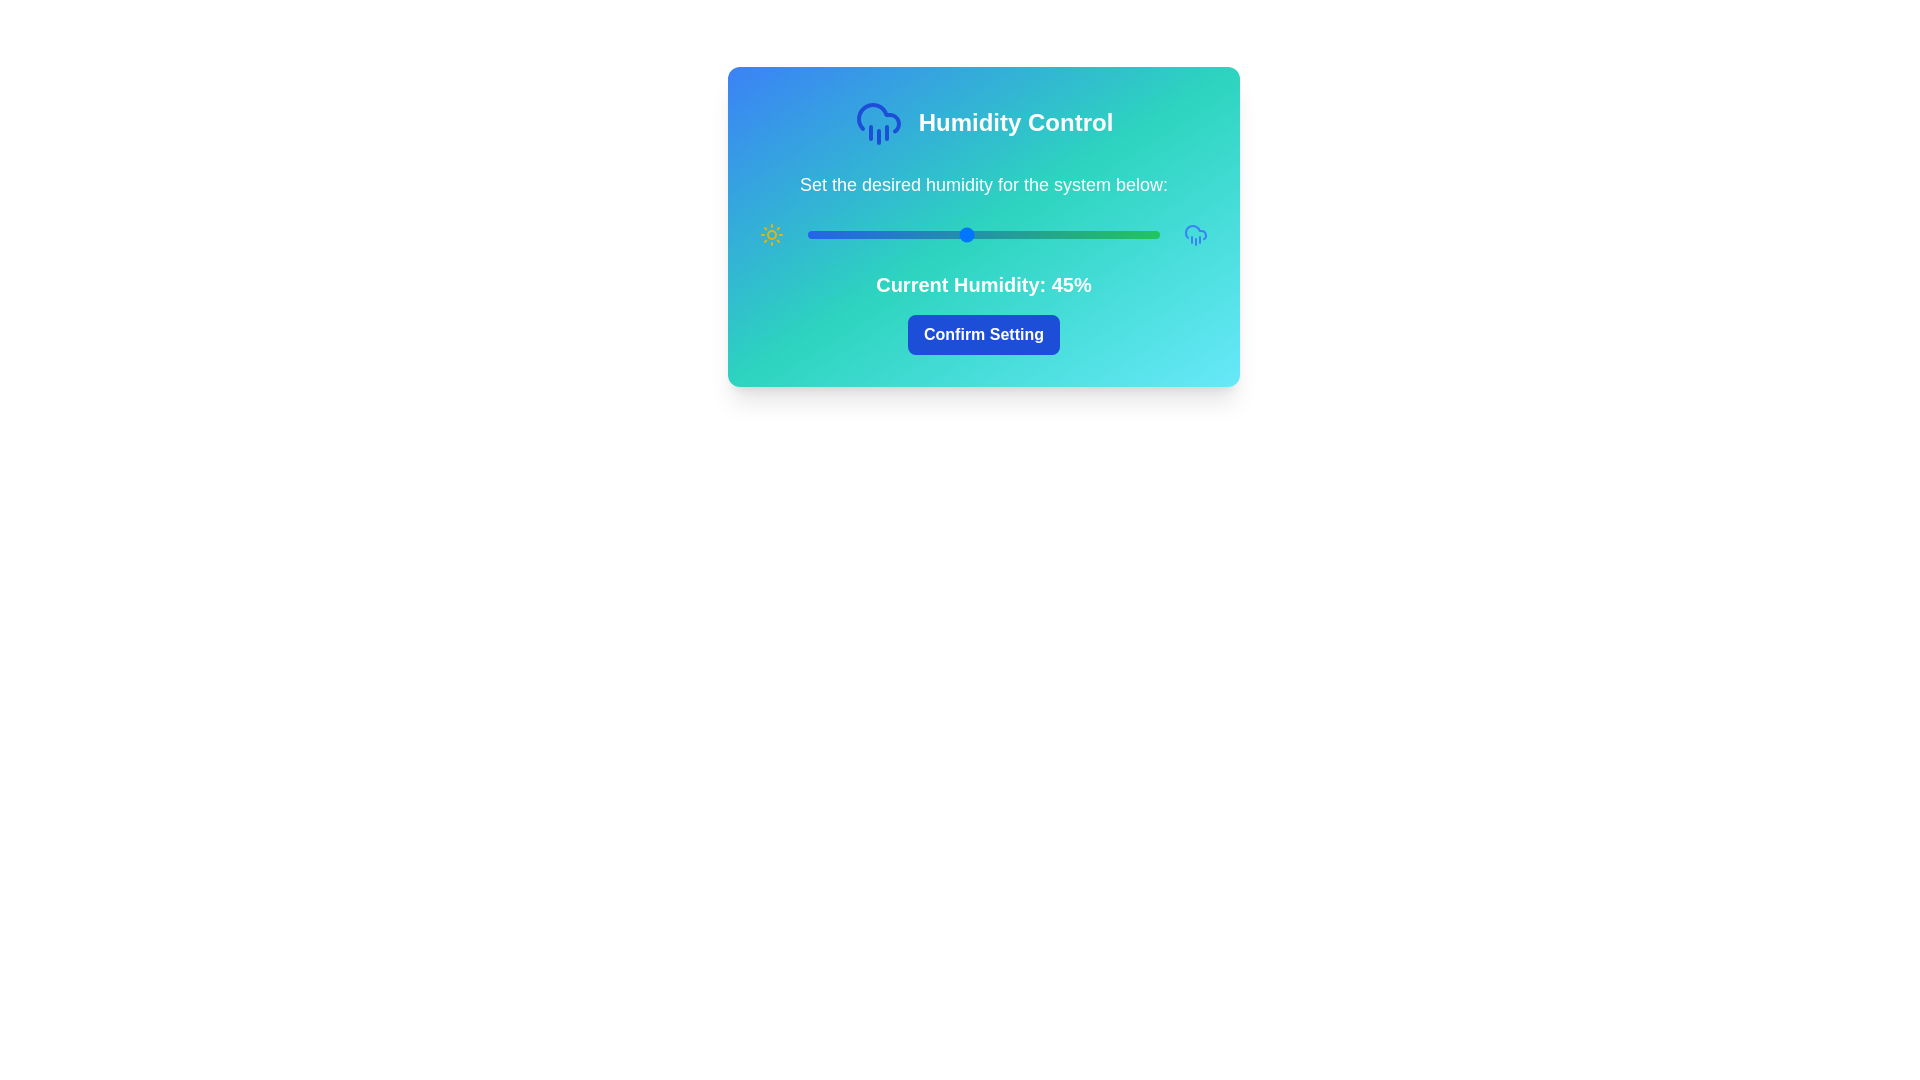 Image resolution: width=1920 pixels, height=1080 pixels. I want to click on the humidity slider to set the humidity level to 59%, so click(1015, 234).